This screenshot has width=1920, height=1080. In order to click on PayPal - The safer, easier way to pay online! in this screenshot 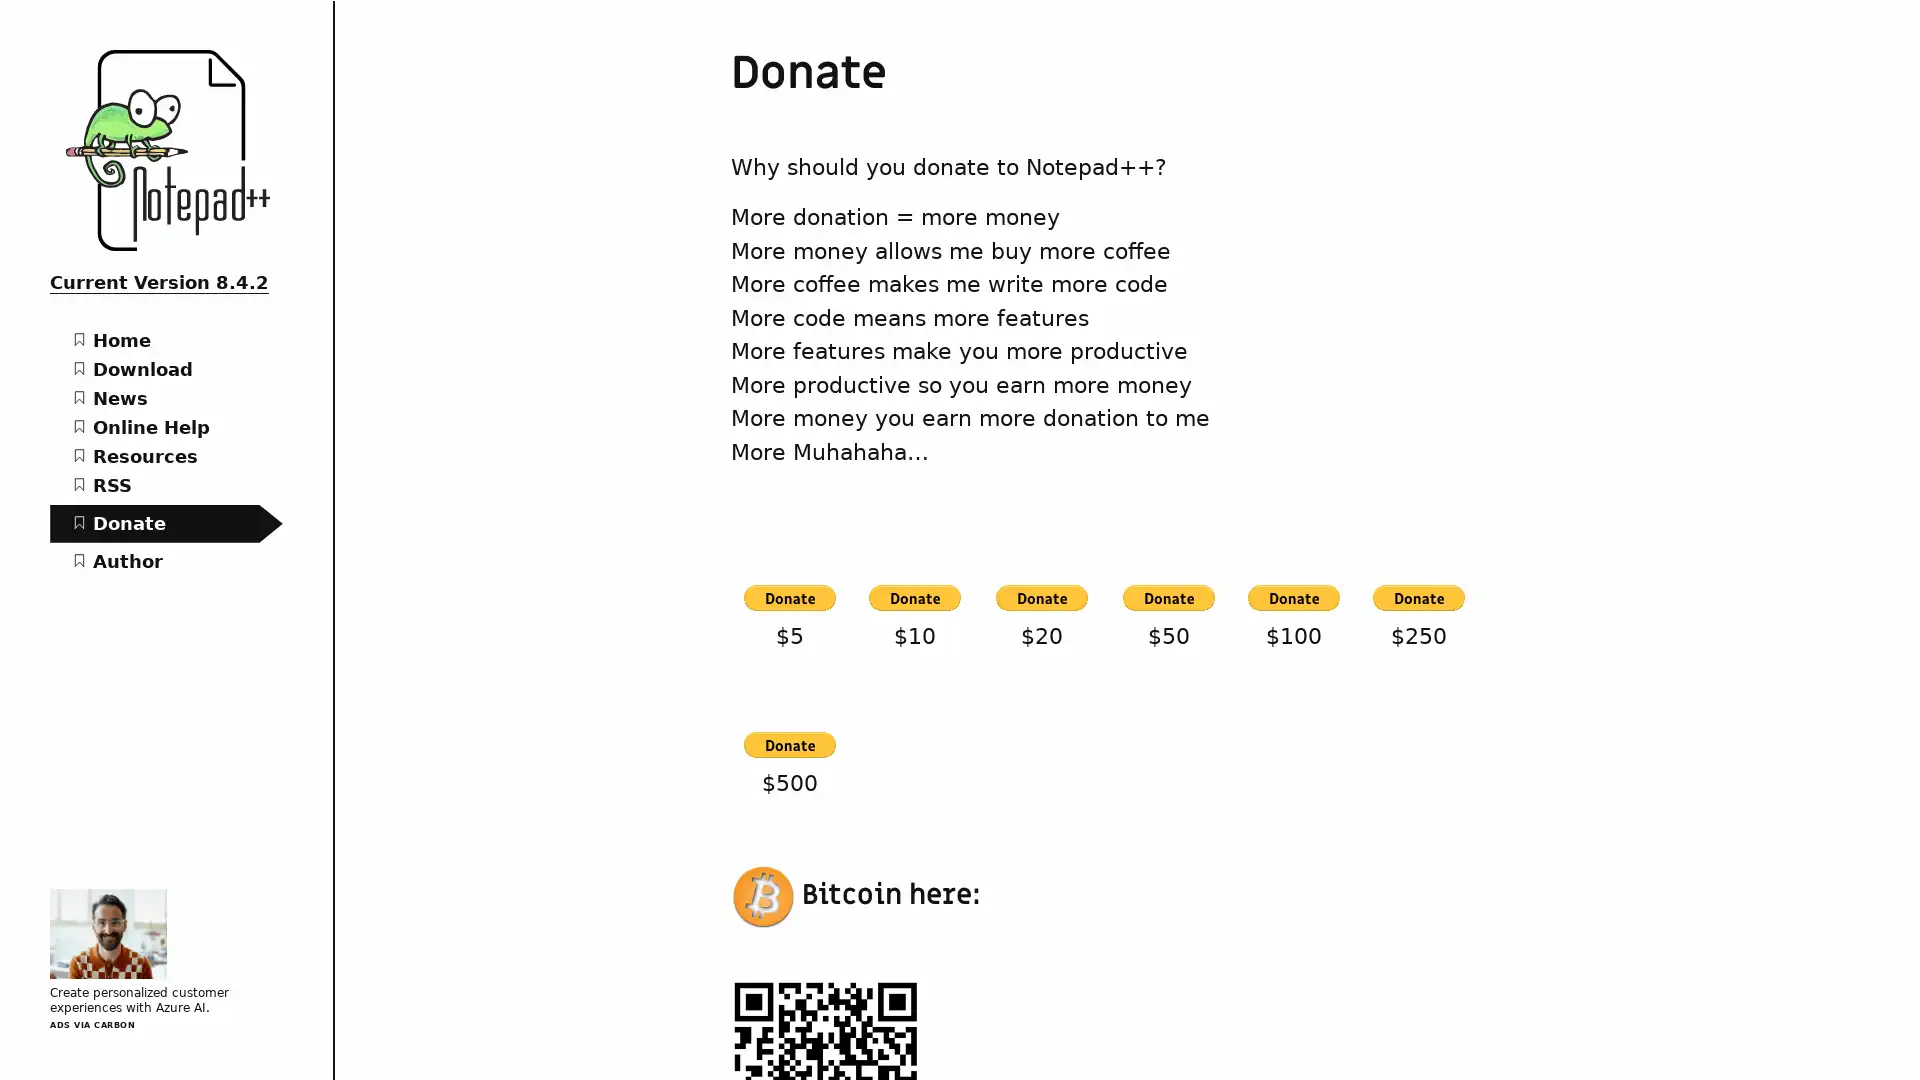, I will do `click(789, 744)`.